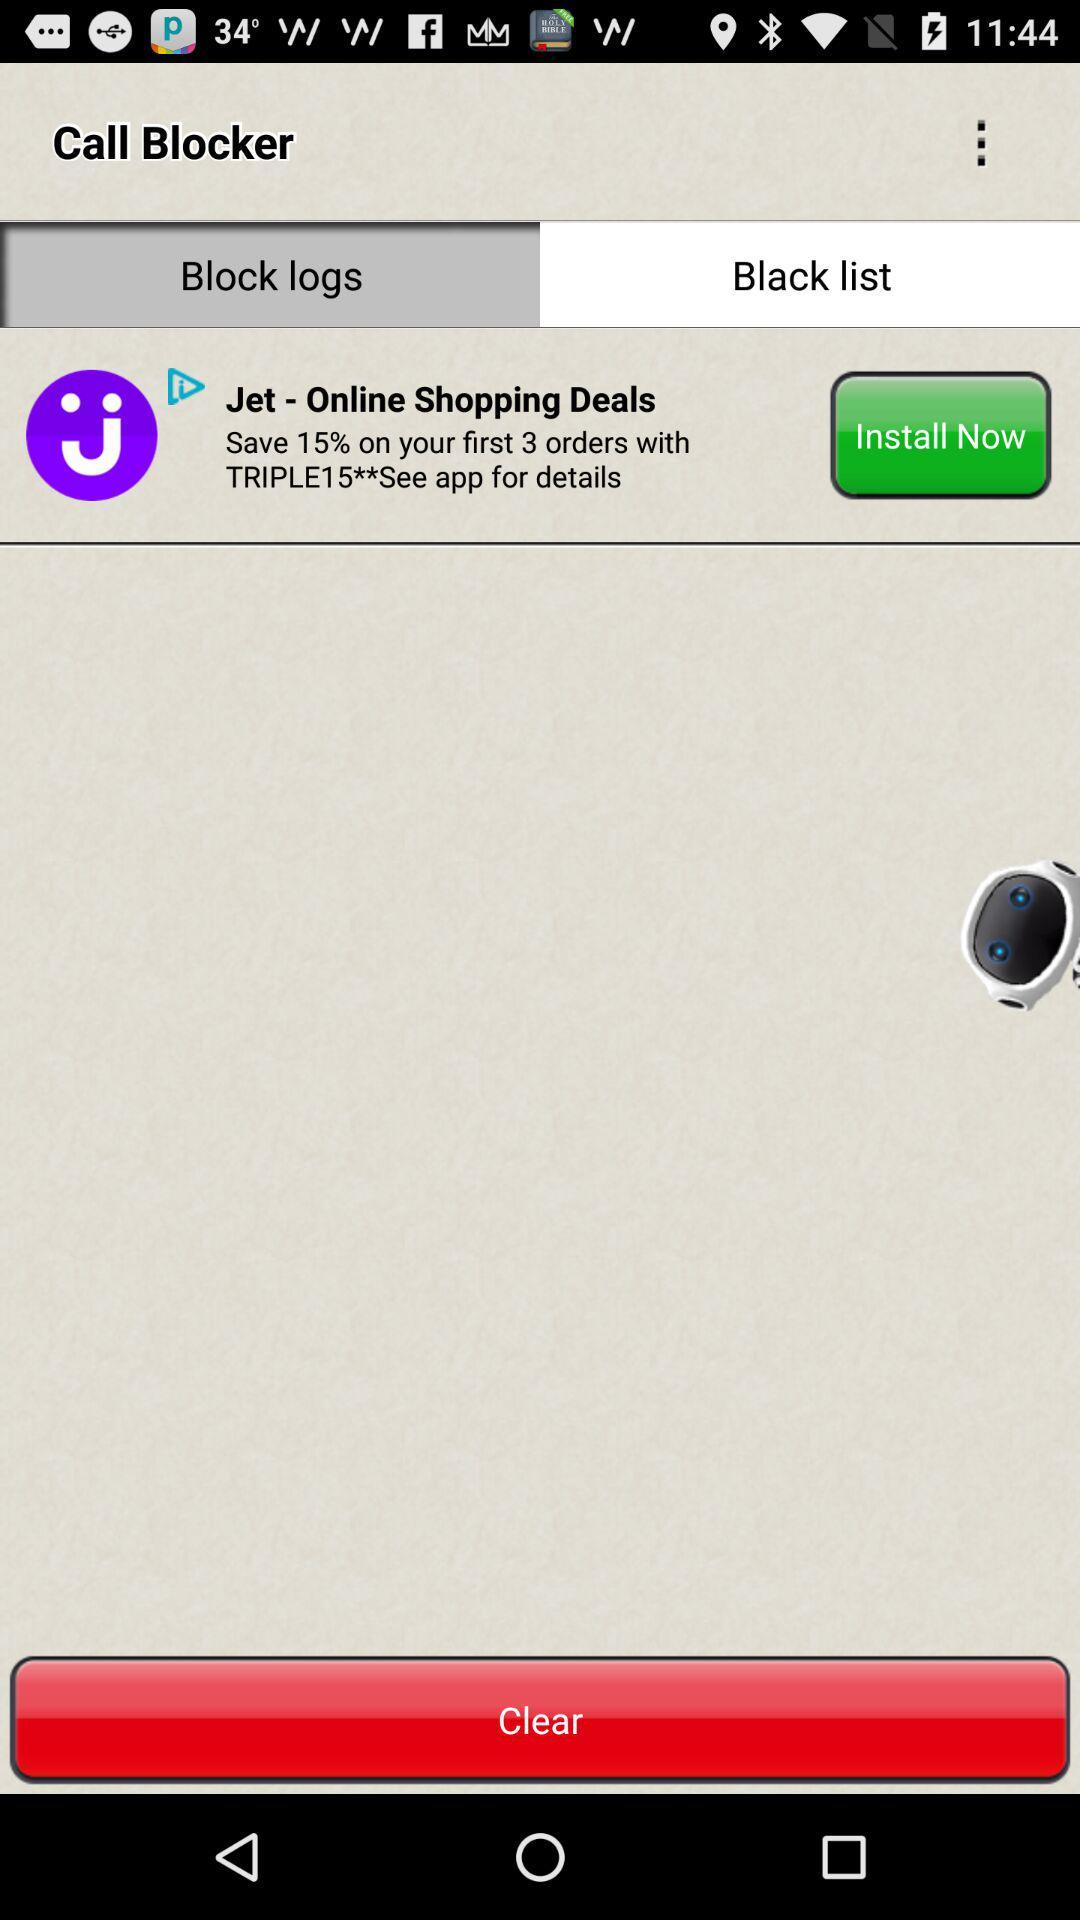  I want to click on more options icon, so click(980, 140).